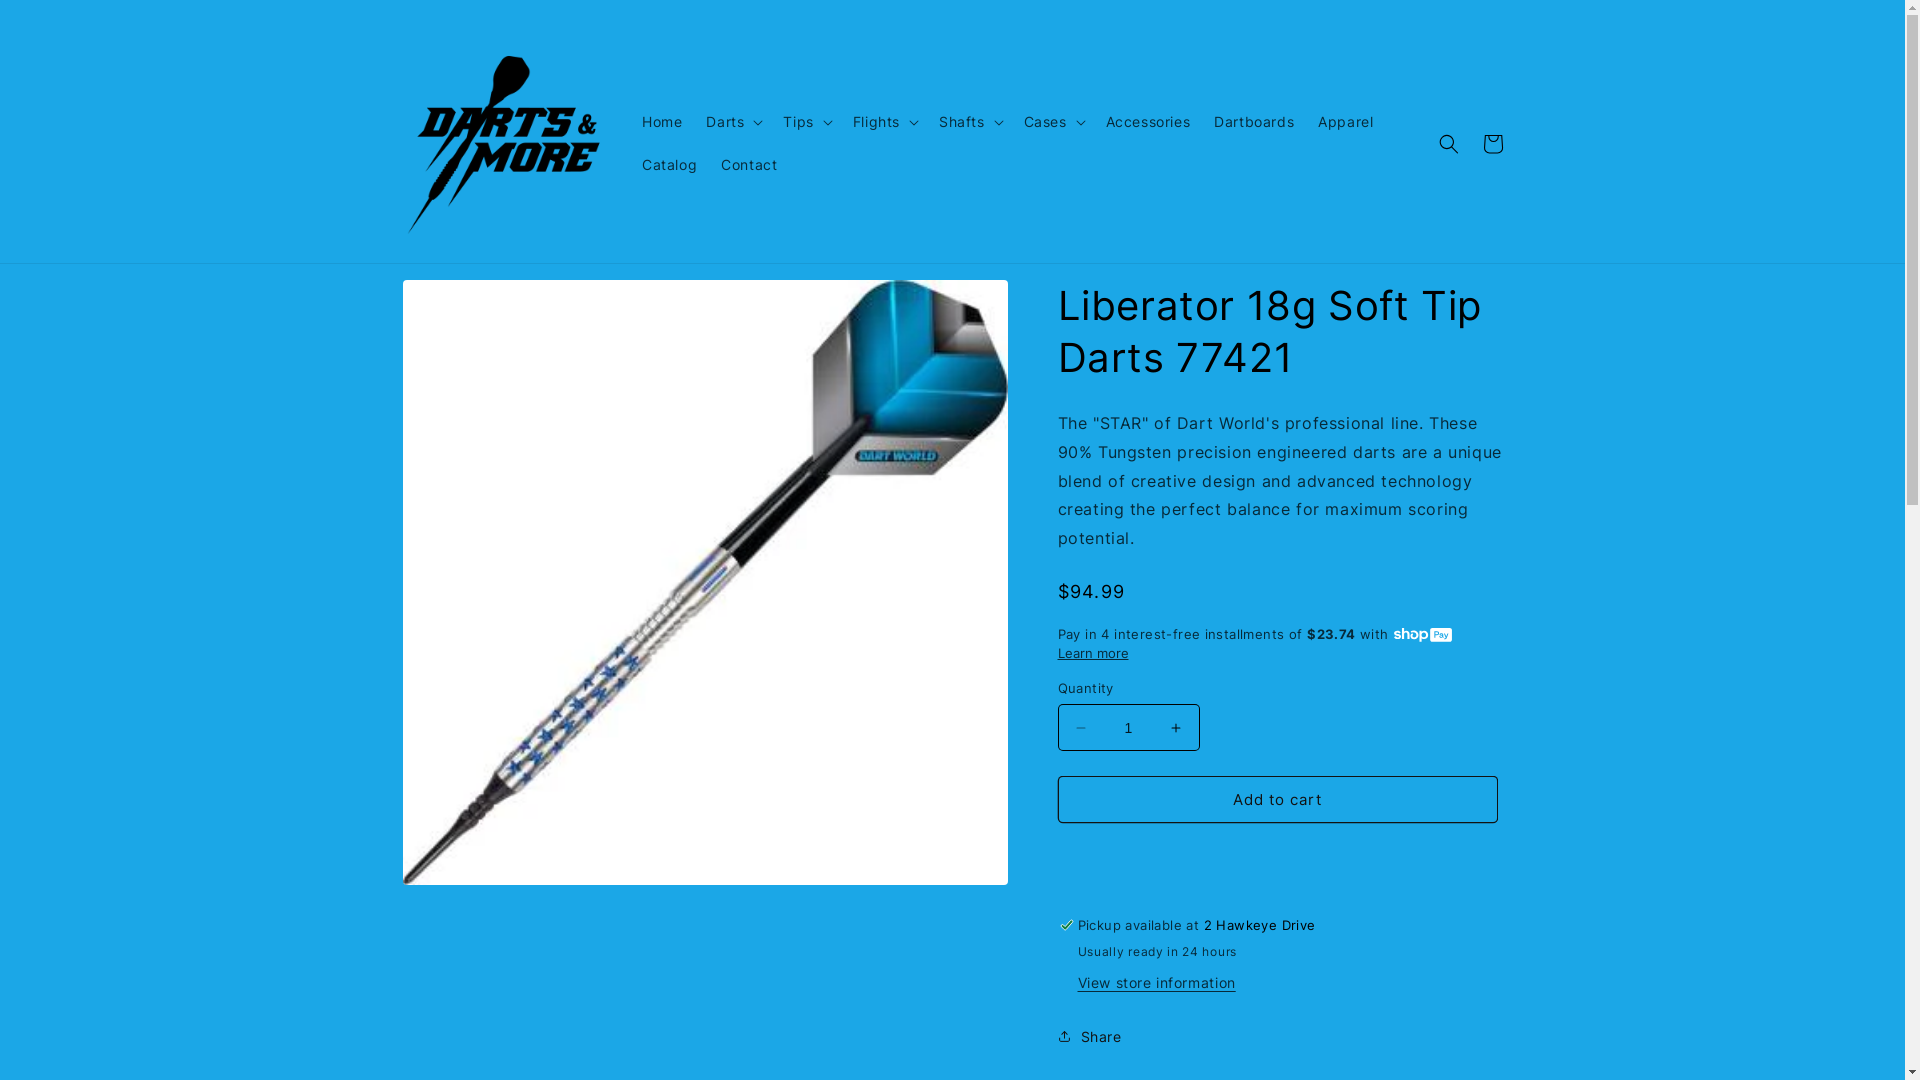  I want to click on 'View store information', so click(1077, 982).